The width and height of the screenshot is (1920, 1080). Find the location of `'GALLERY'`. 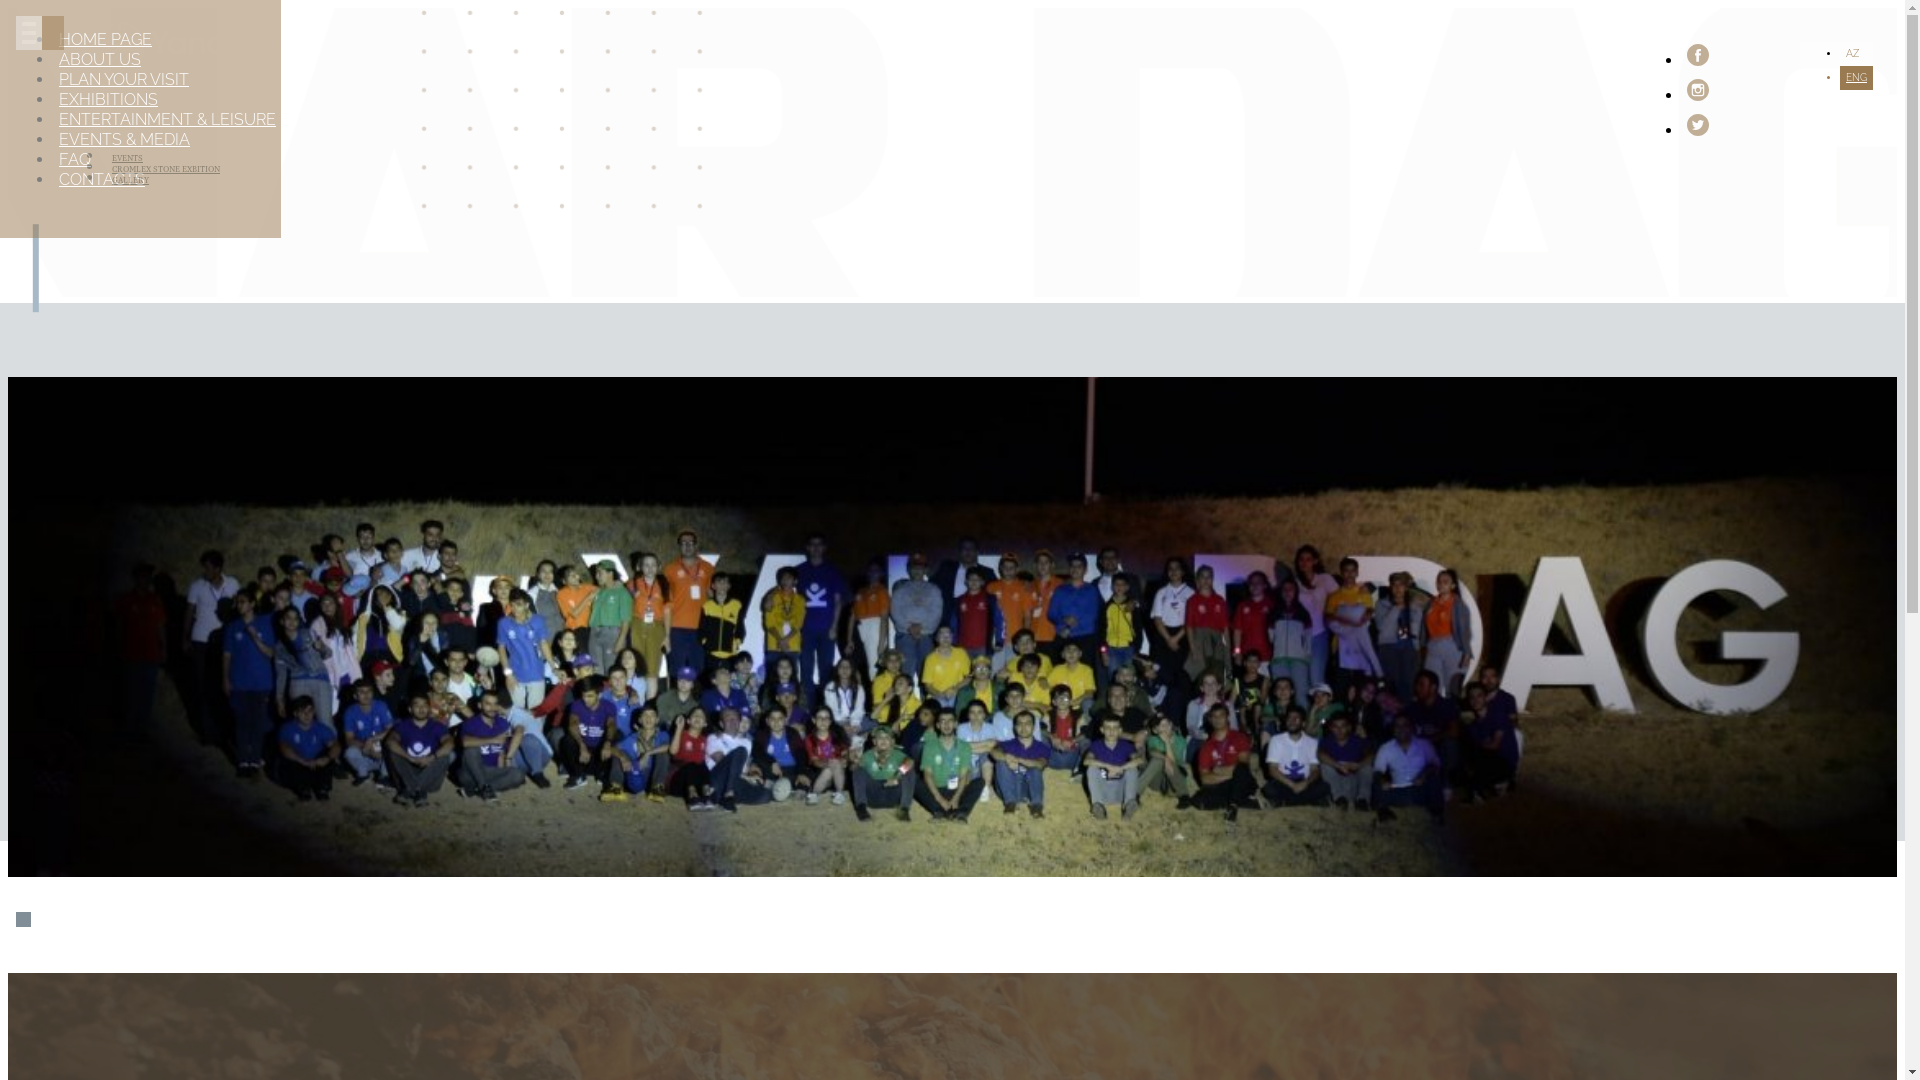

'GALLERY' is located at coordinates (129, 180).